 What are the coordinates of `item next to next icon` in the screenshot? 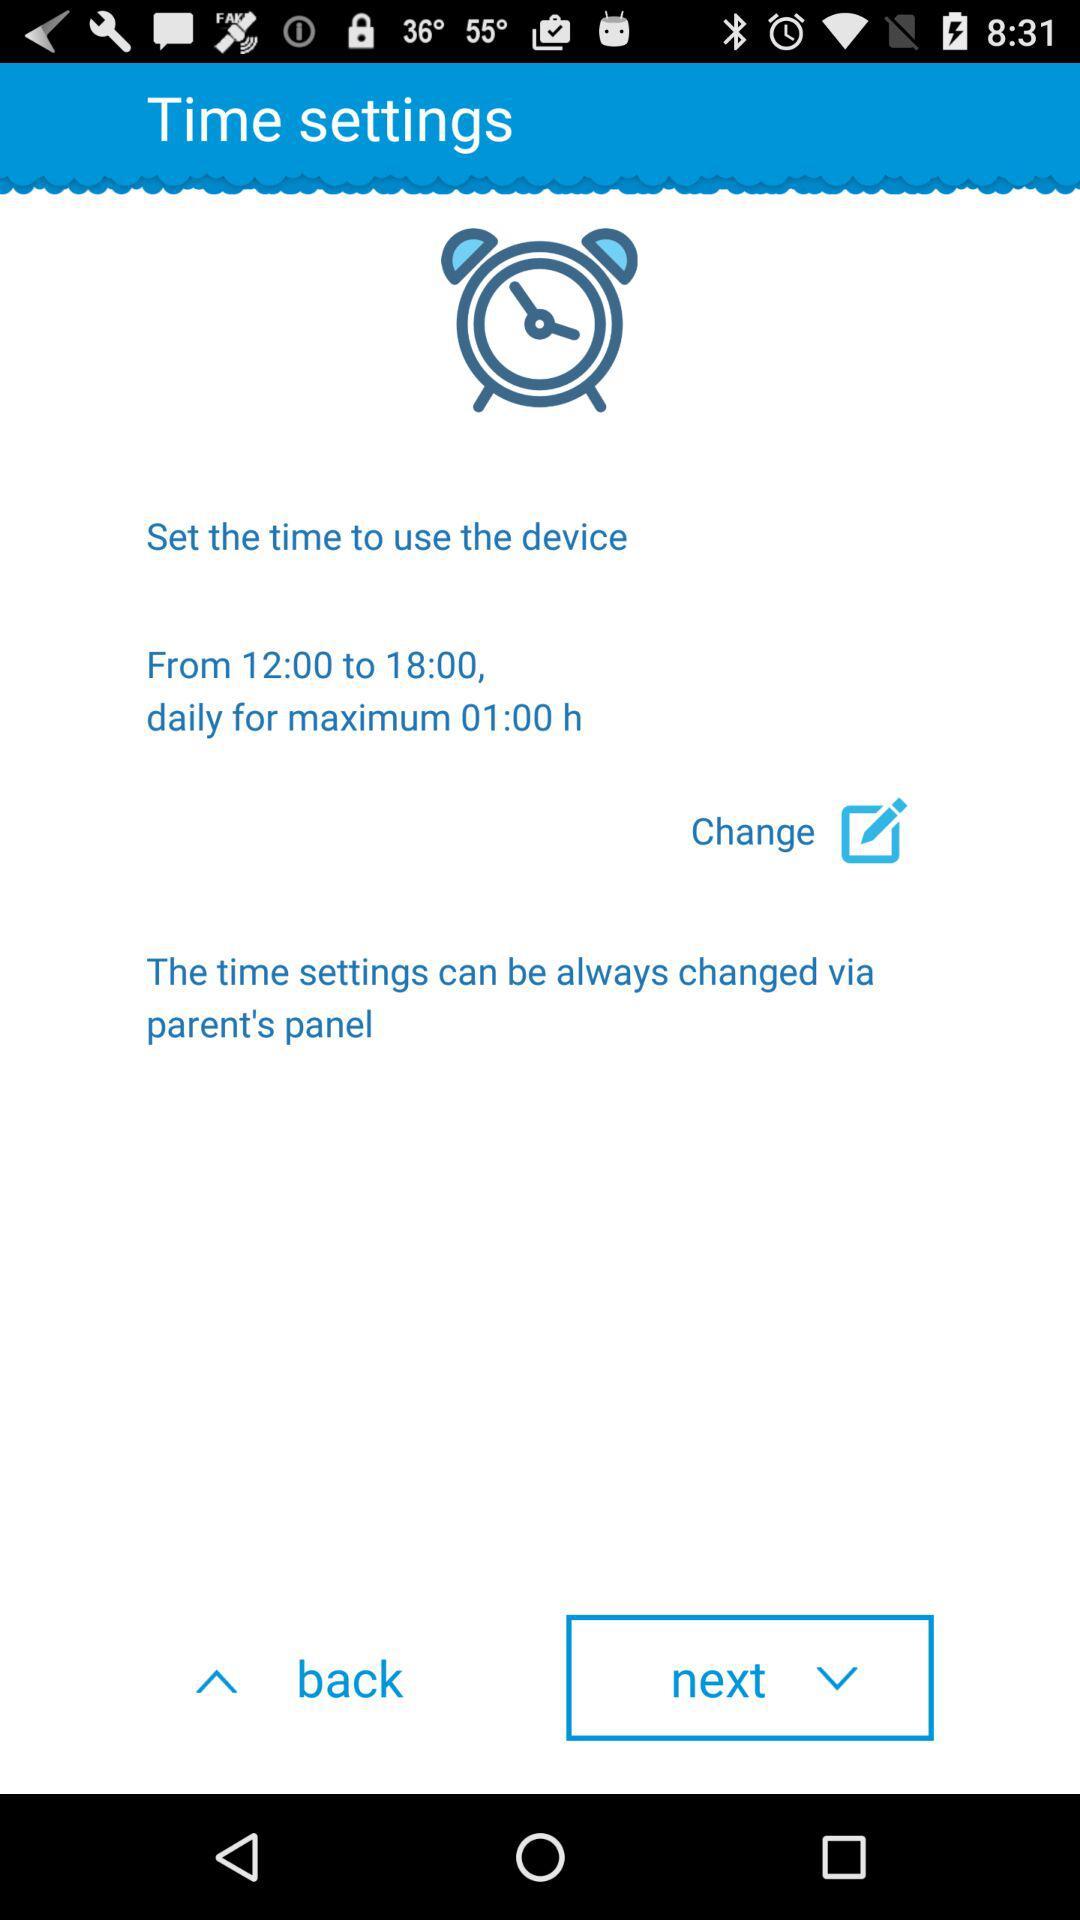 It's located at (329, 1677).